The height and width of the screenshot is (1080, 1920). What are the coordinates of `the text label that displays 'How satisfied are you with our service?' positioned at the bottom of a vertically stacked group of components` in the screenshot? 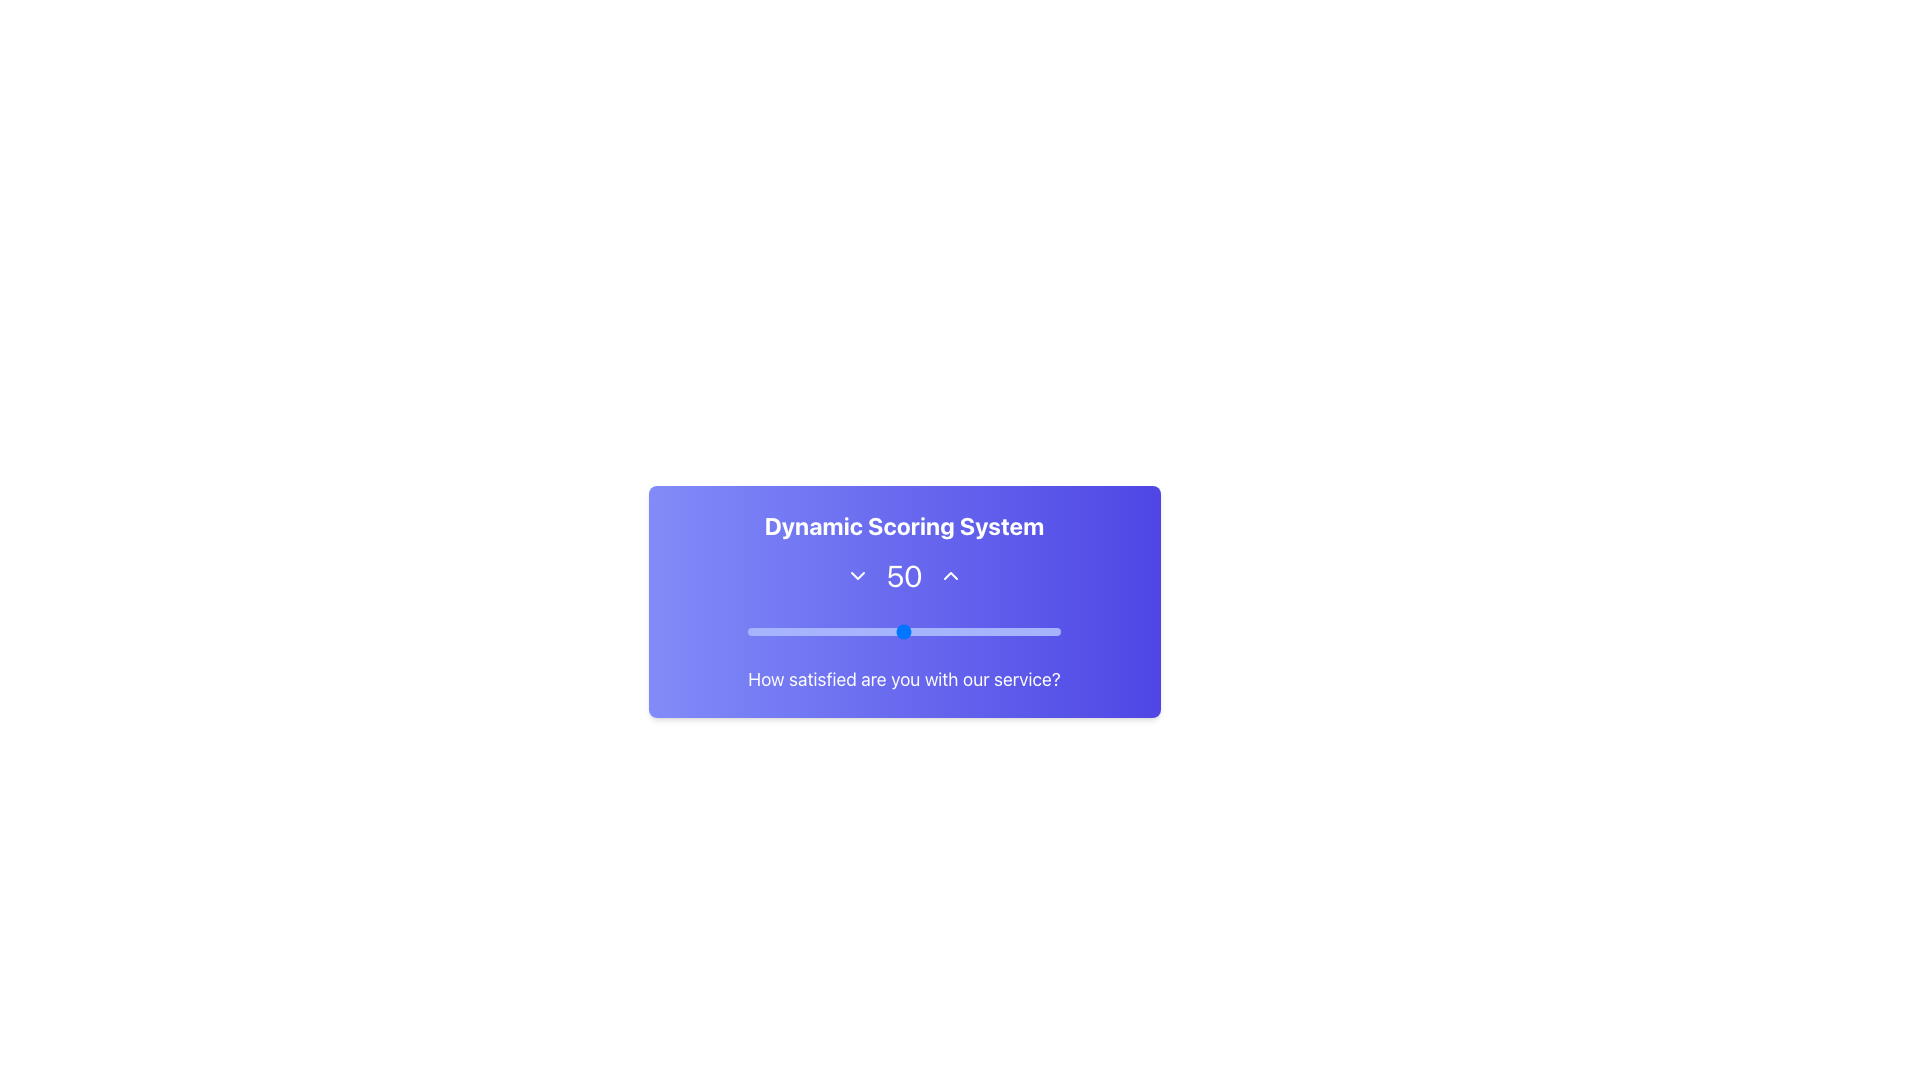 It's located at (903, 678).